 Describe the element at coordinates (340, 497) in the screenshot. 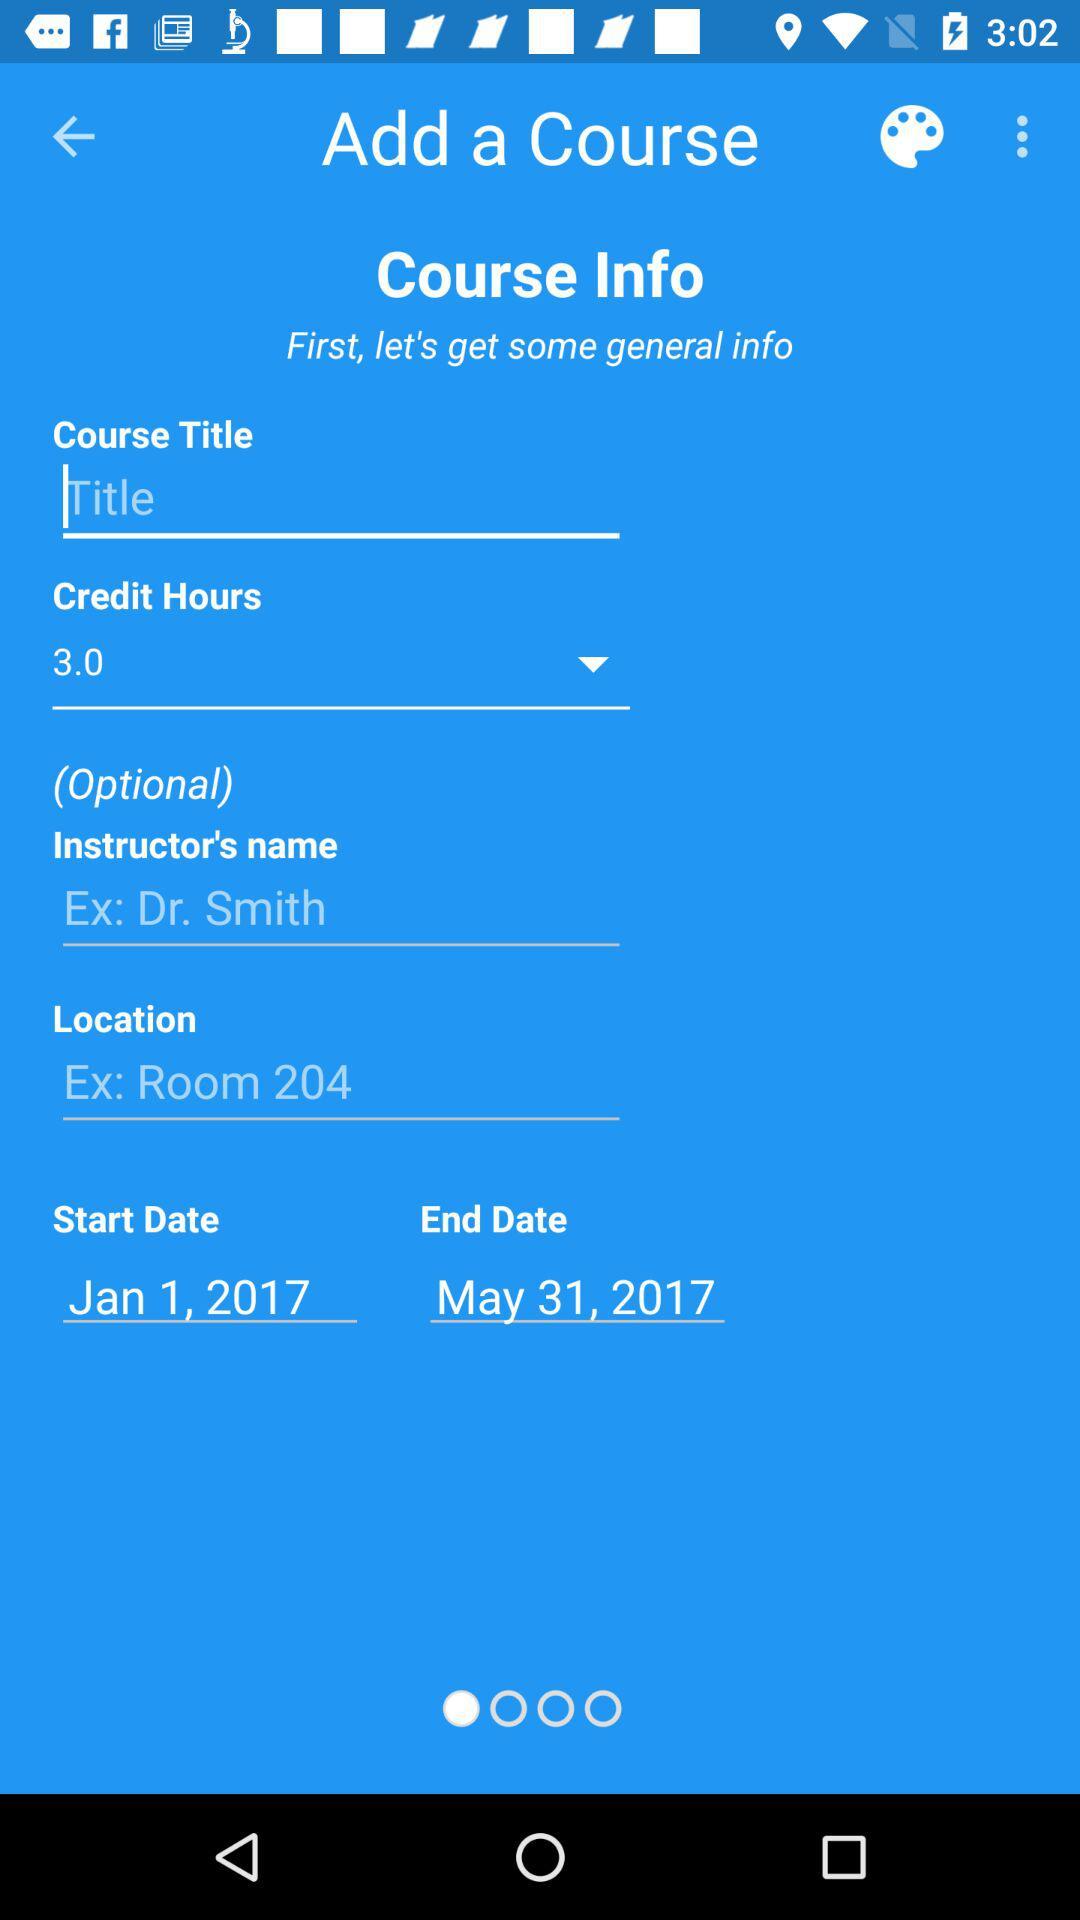

I see `title` at that location.